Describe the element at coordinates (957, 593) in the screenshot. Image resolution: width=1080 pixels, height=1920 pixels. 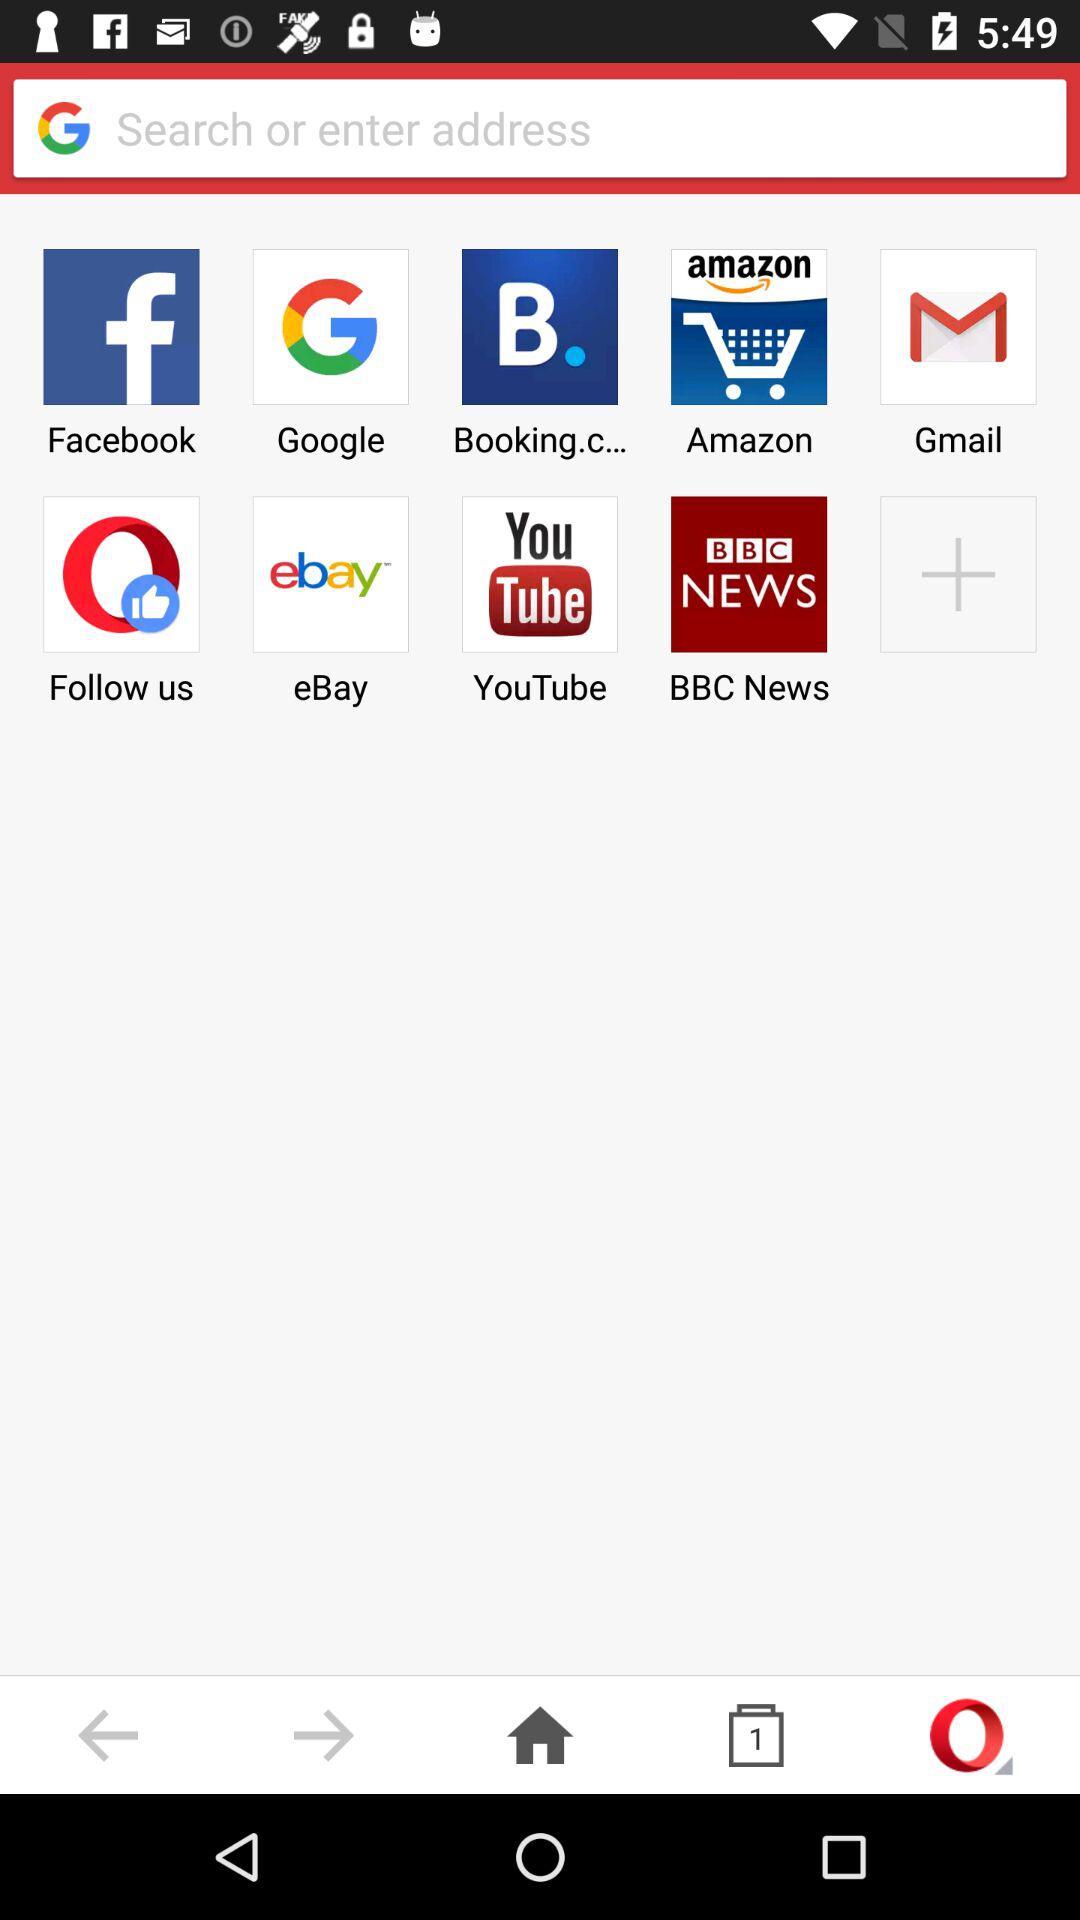
I see `item to the right of the amazon icon` at that location.